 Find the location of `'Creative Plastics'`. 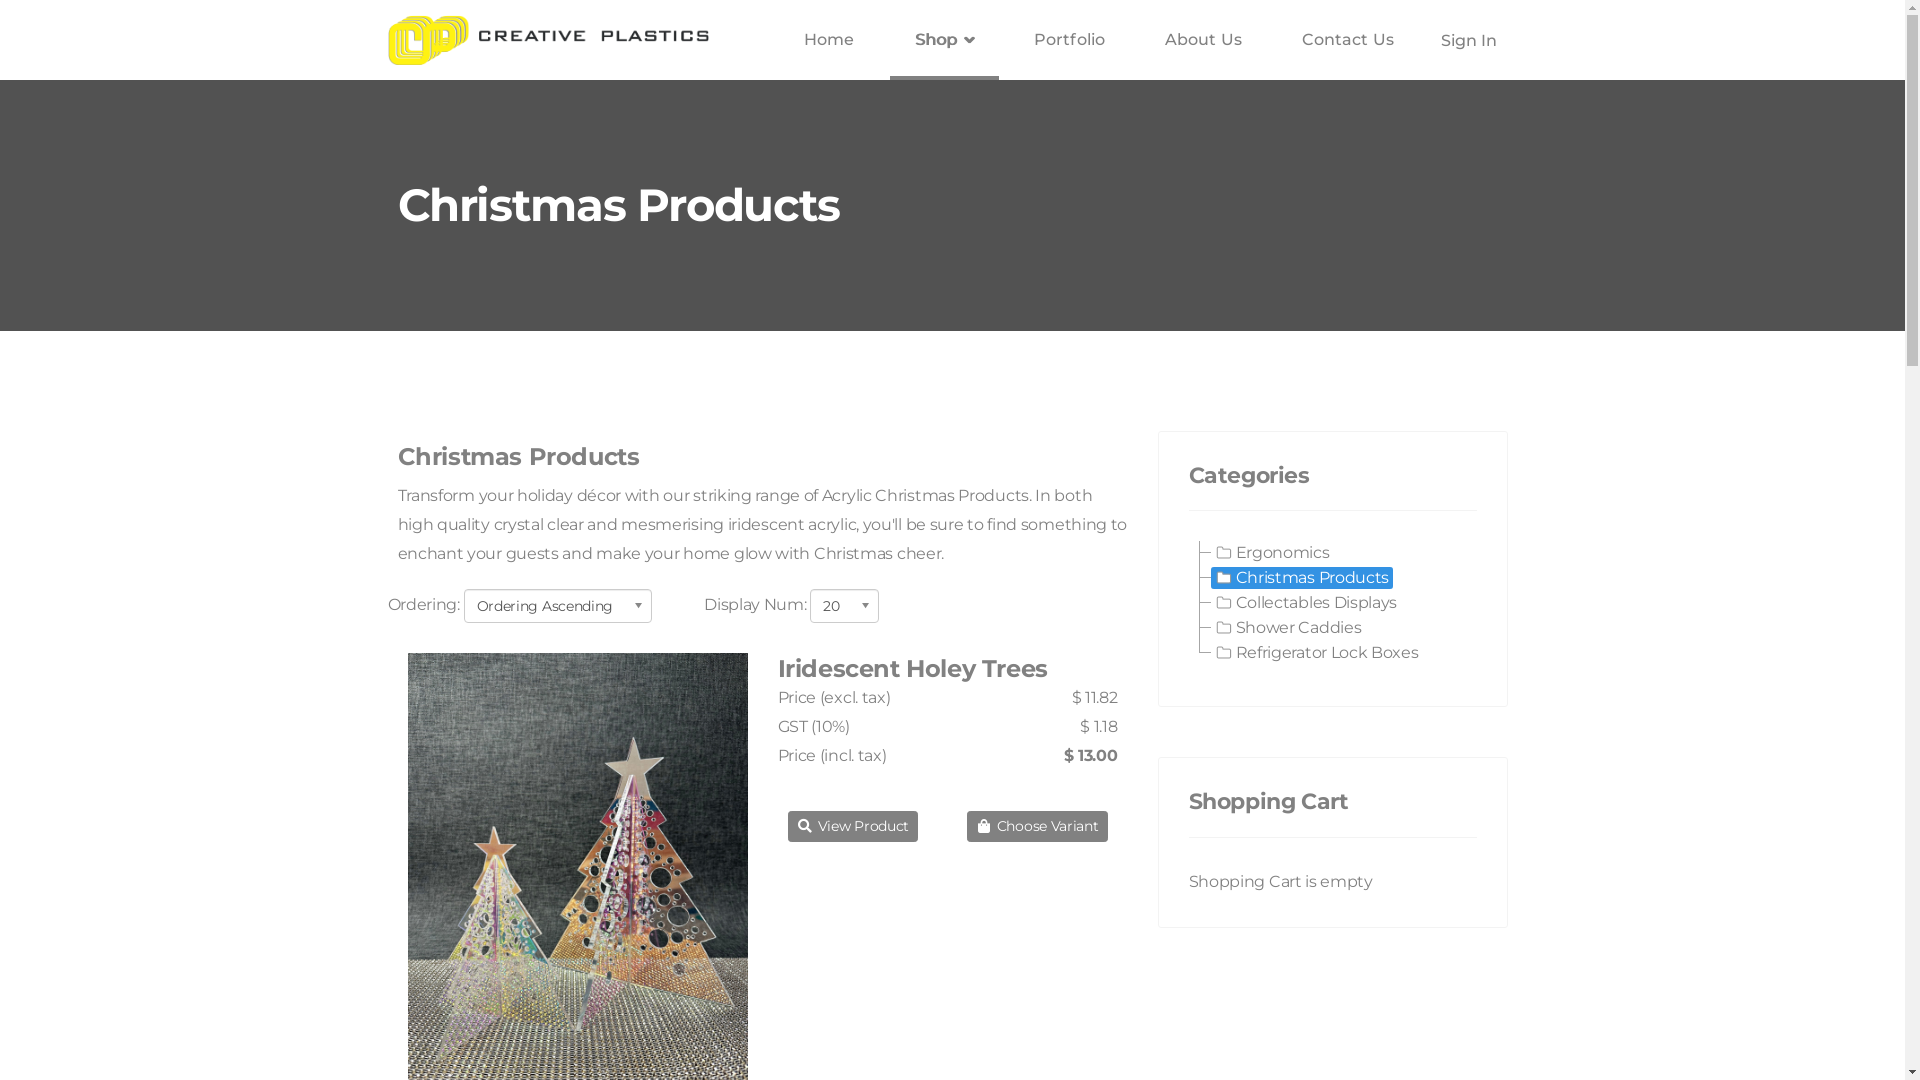

'Creative Plastics' is located at coordinates (548, 39).